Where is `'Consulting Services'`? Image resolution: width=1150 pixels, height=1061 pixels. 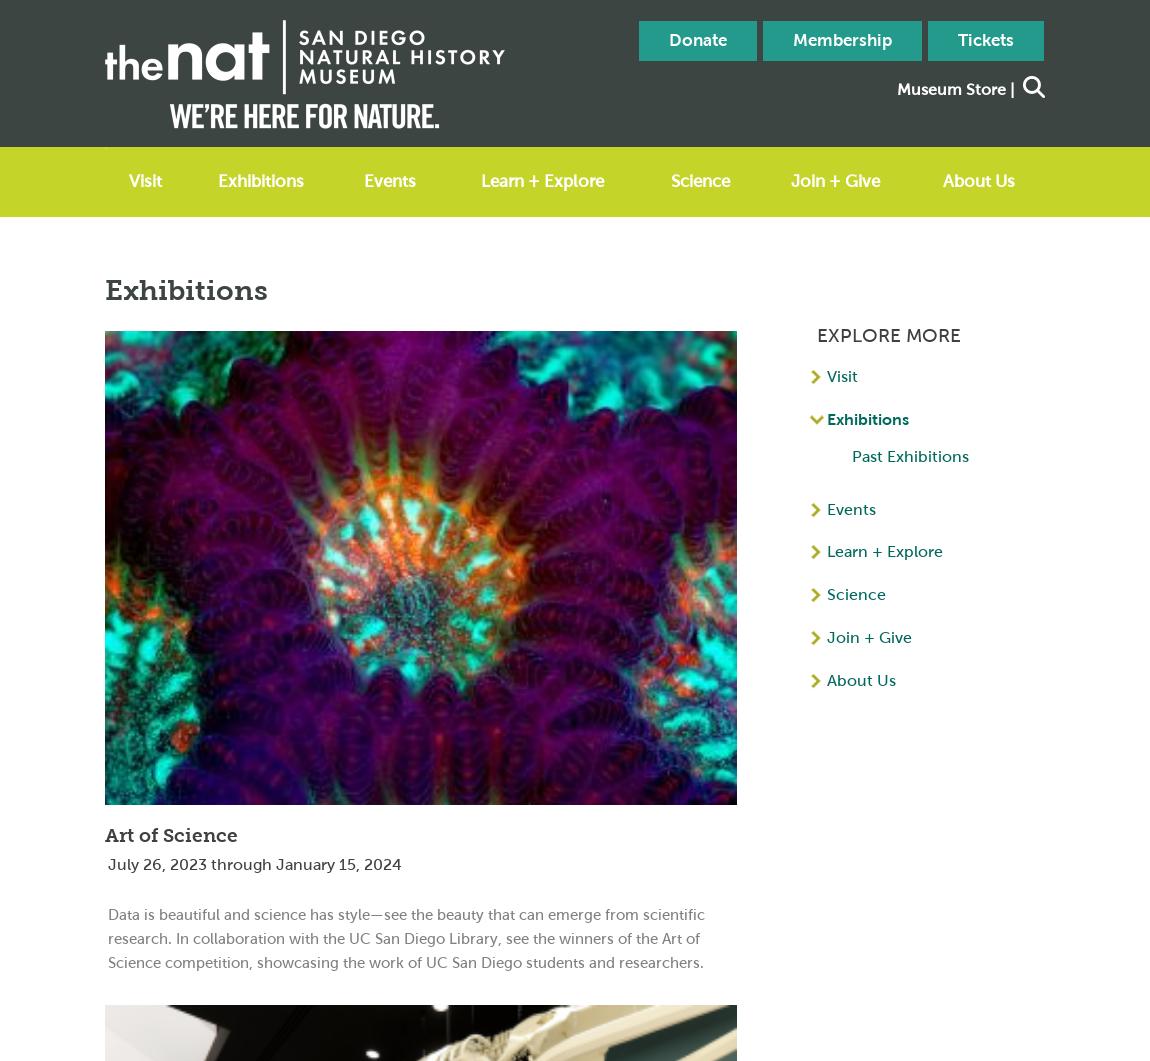
'Consulting Services' is located at coordinates (654, 270).